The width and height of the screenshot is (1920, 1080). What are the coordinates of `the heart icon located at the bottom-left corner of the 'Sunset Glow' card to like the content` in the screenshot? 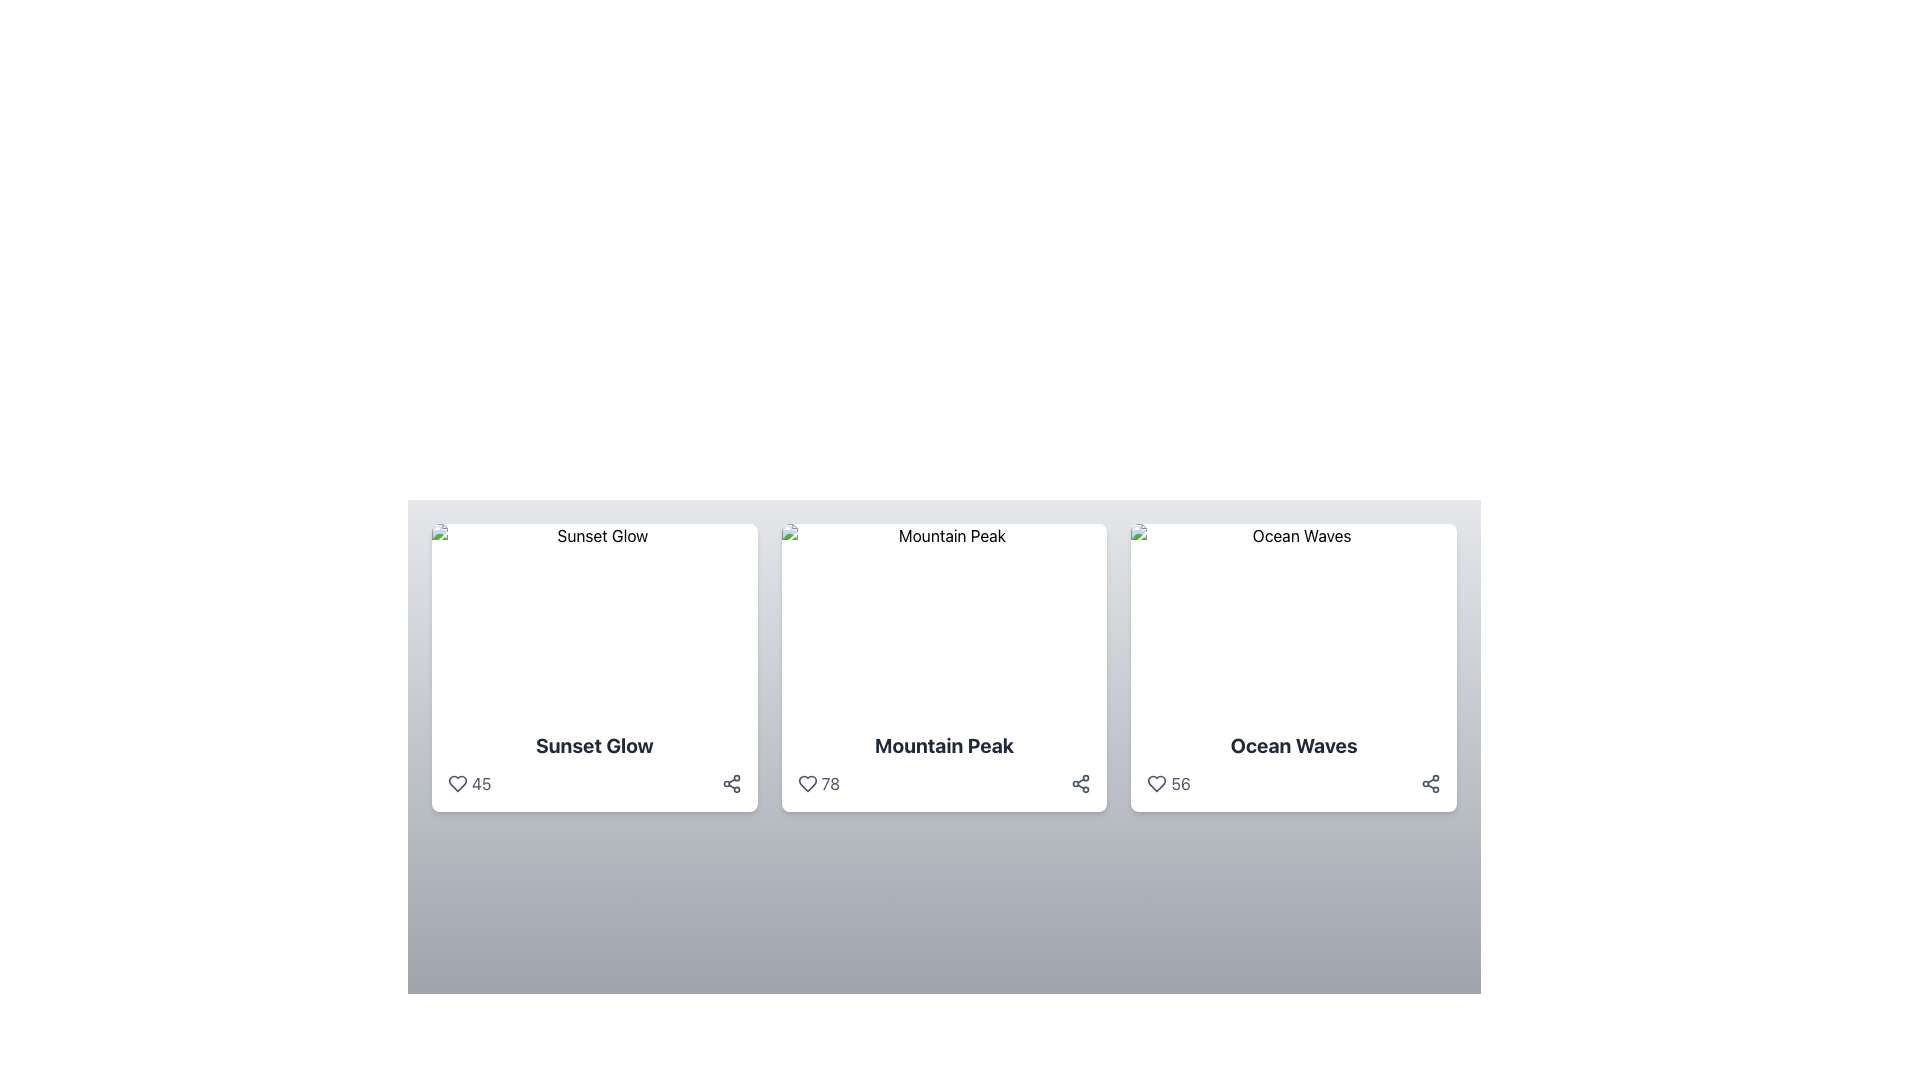 It's located at (456, 782).